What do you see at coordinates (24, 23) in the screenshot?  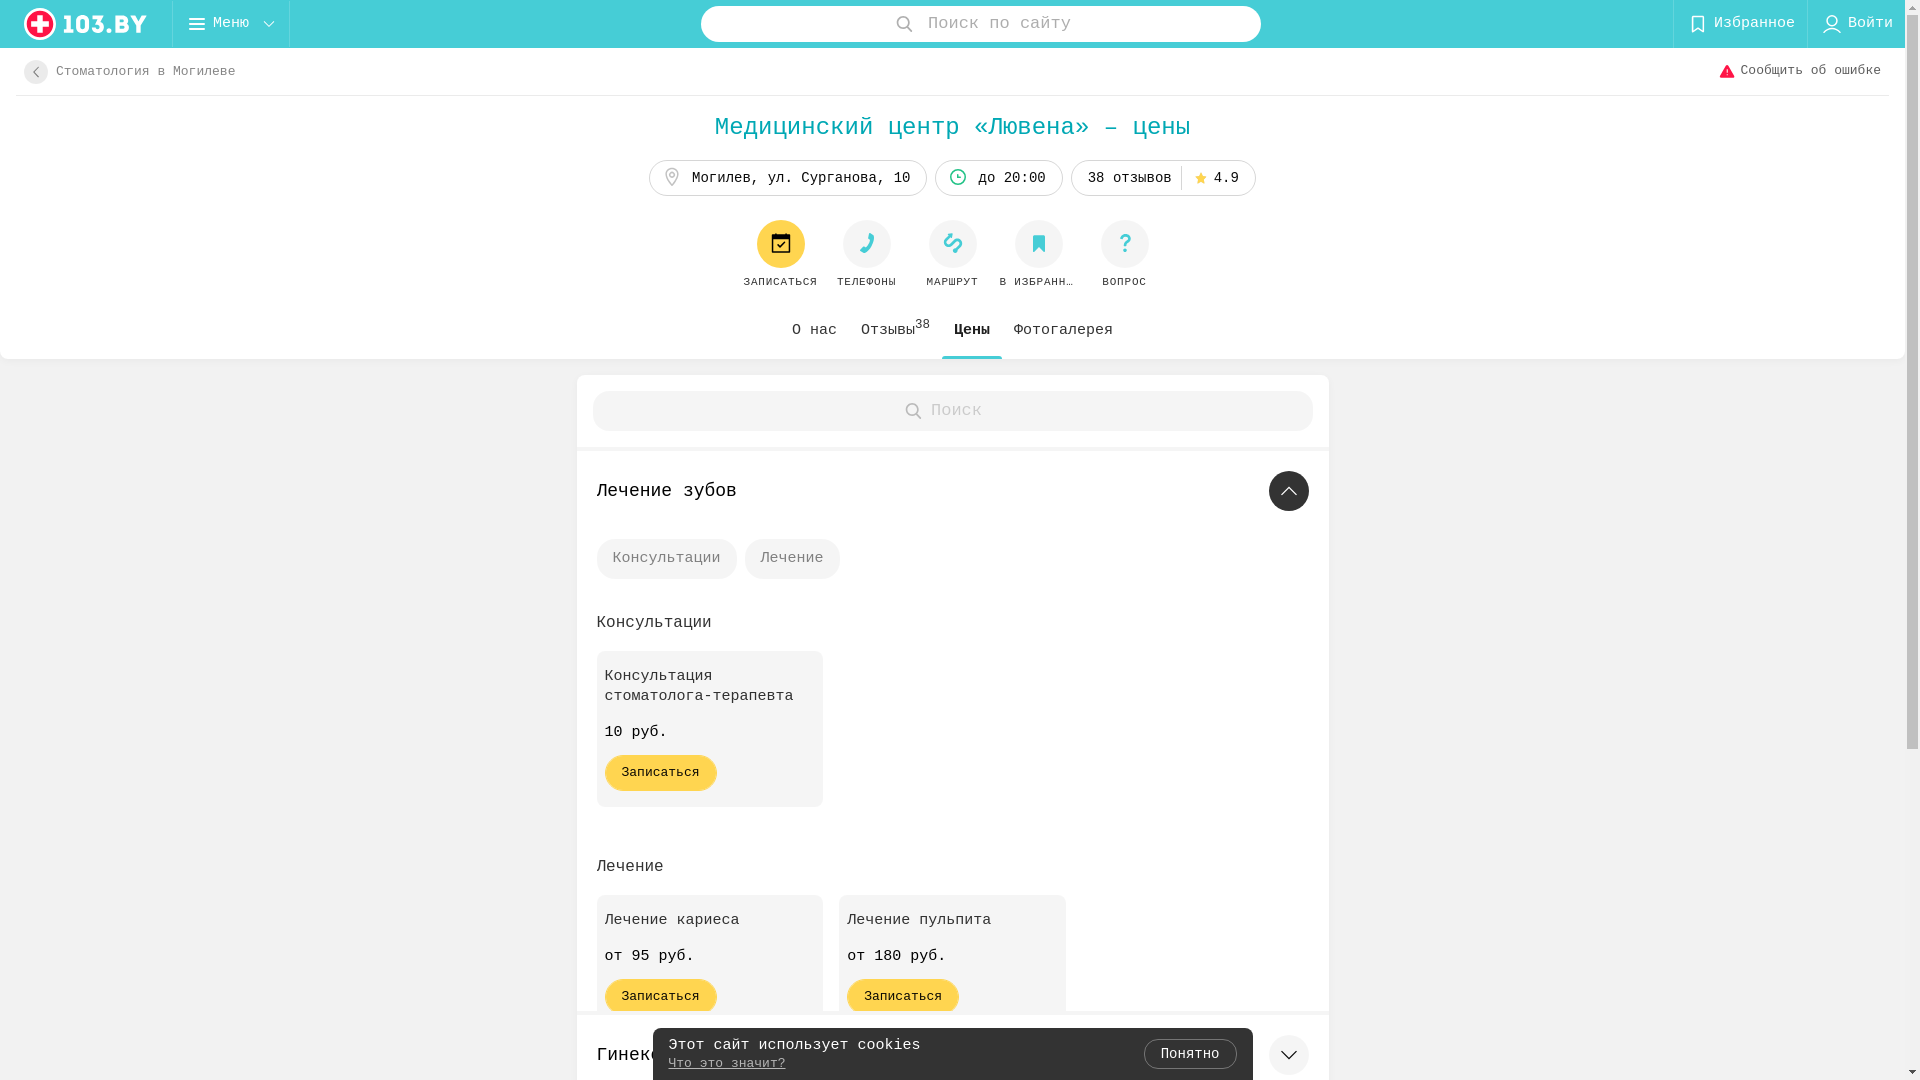 I see `'logo'` at bounding box center [24, 23].